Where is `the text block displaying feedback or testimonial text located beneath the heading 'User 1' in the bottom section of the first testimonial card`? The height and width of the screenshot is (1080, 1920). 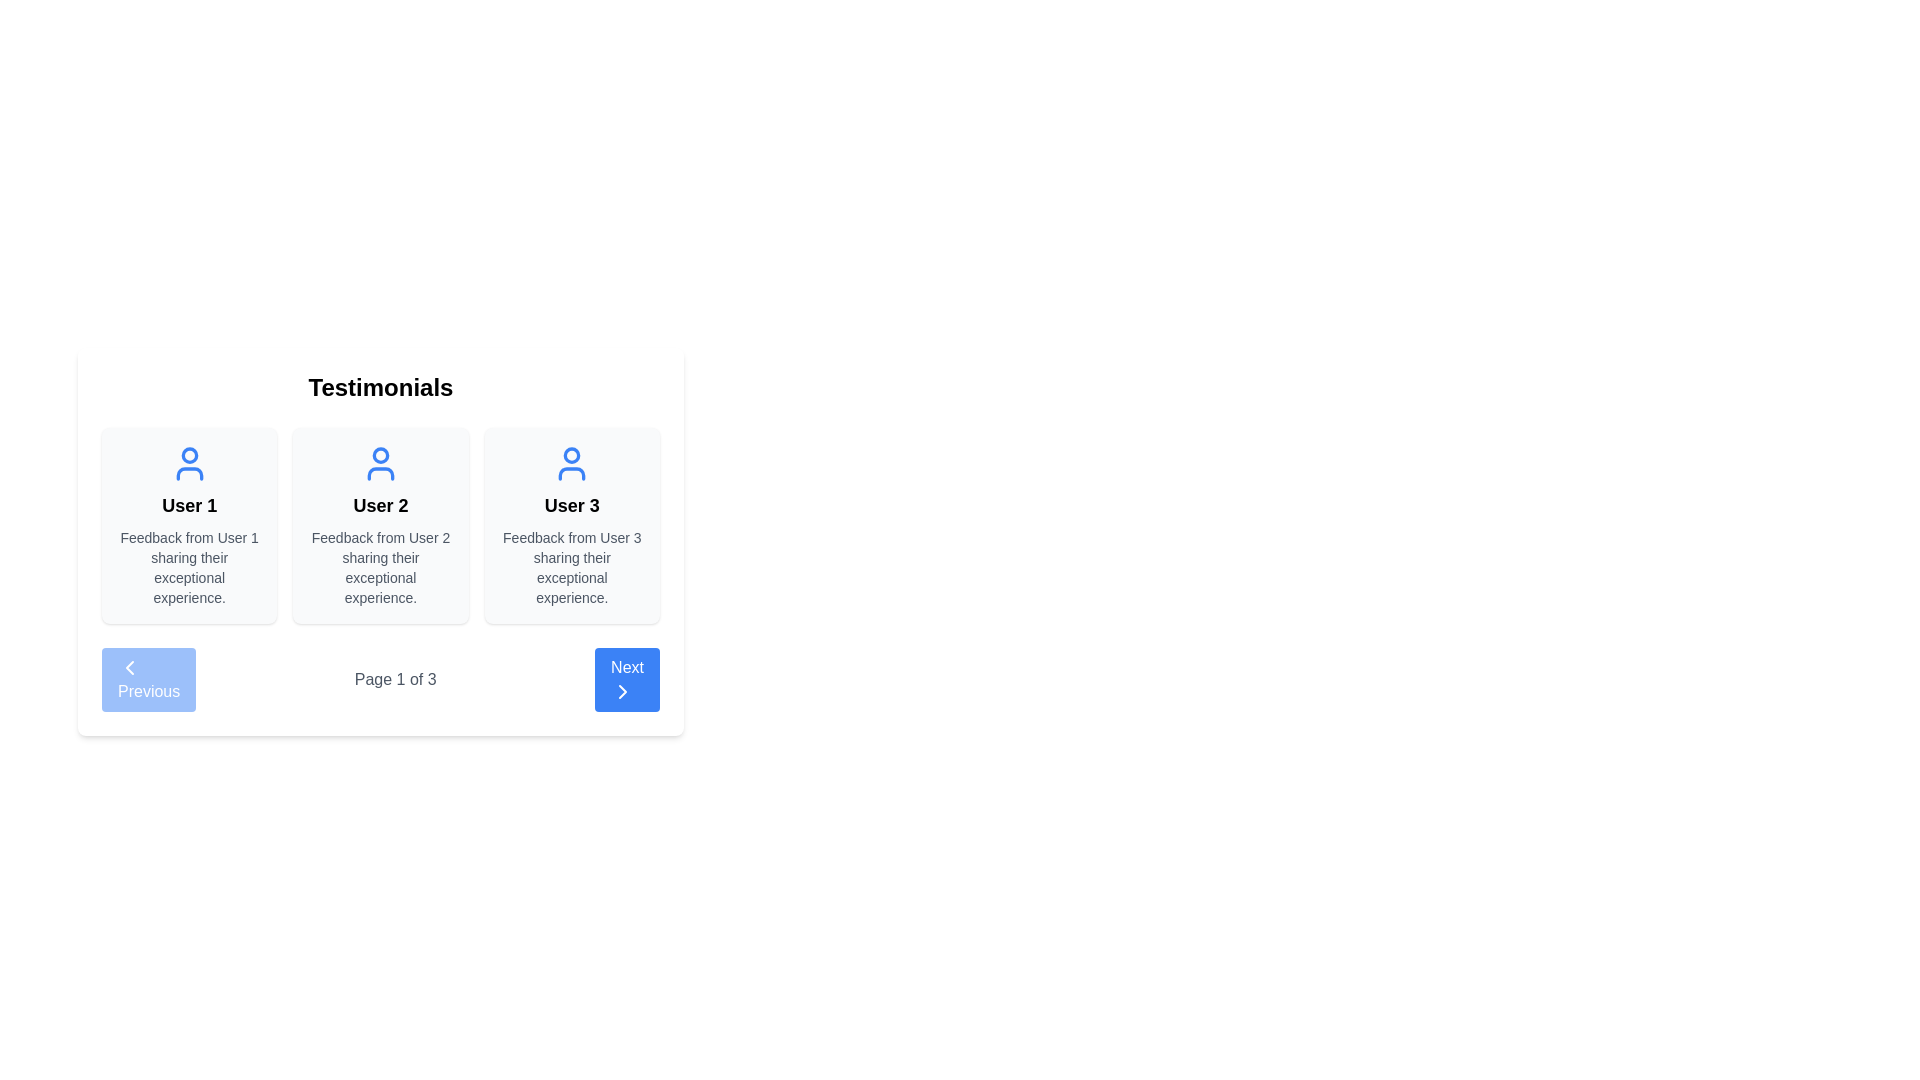 the text block displaying feedback or testimonial text located beneath the heading 'User 1' in the bottom section of the first testimonial card is located at coordinates (189, 567).